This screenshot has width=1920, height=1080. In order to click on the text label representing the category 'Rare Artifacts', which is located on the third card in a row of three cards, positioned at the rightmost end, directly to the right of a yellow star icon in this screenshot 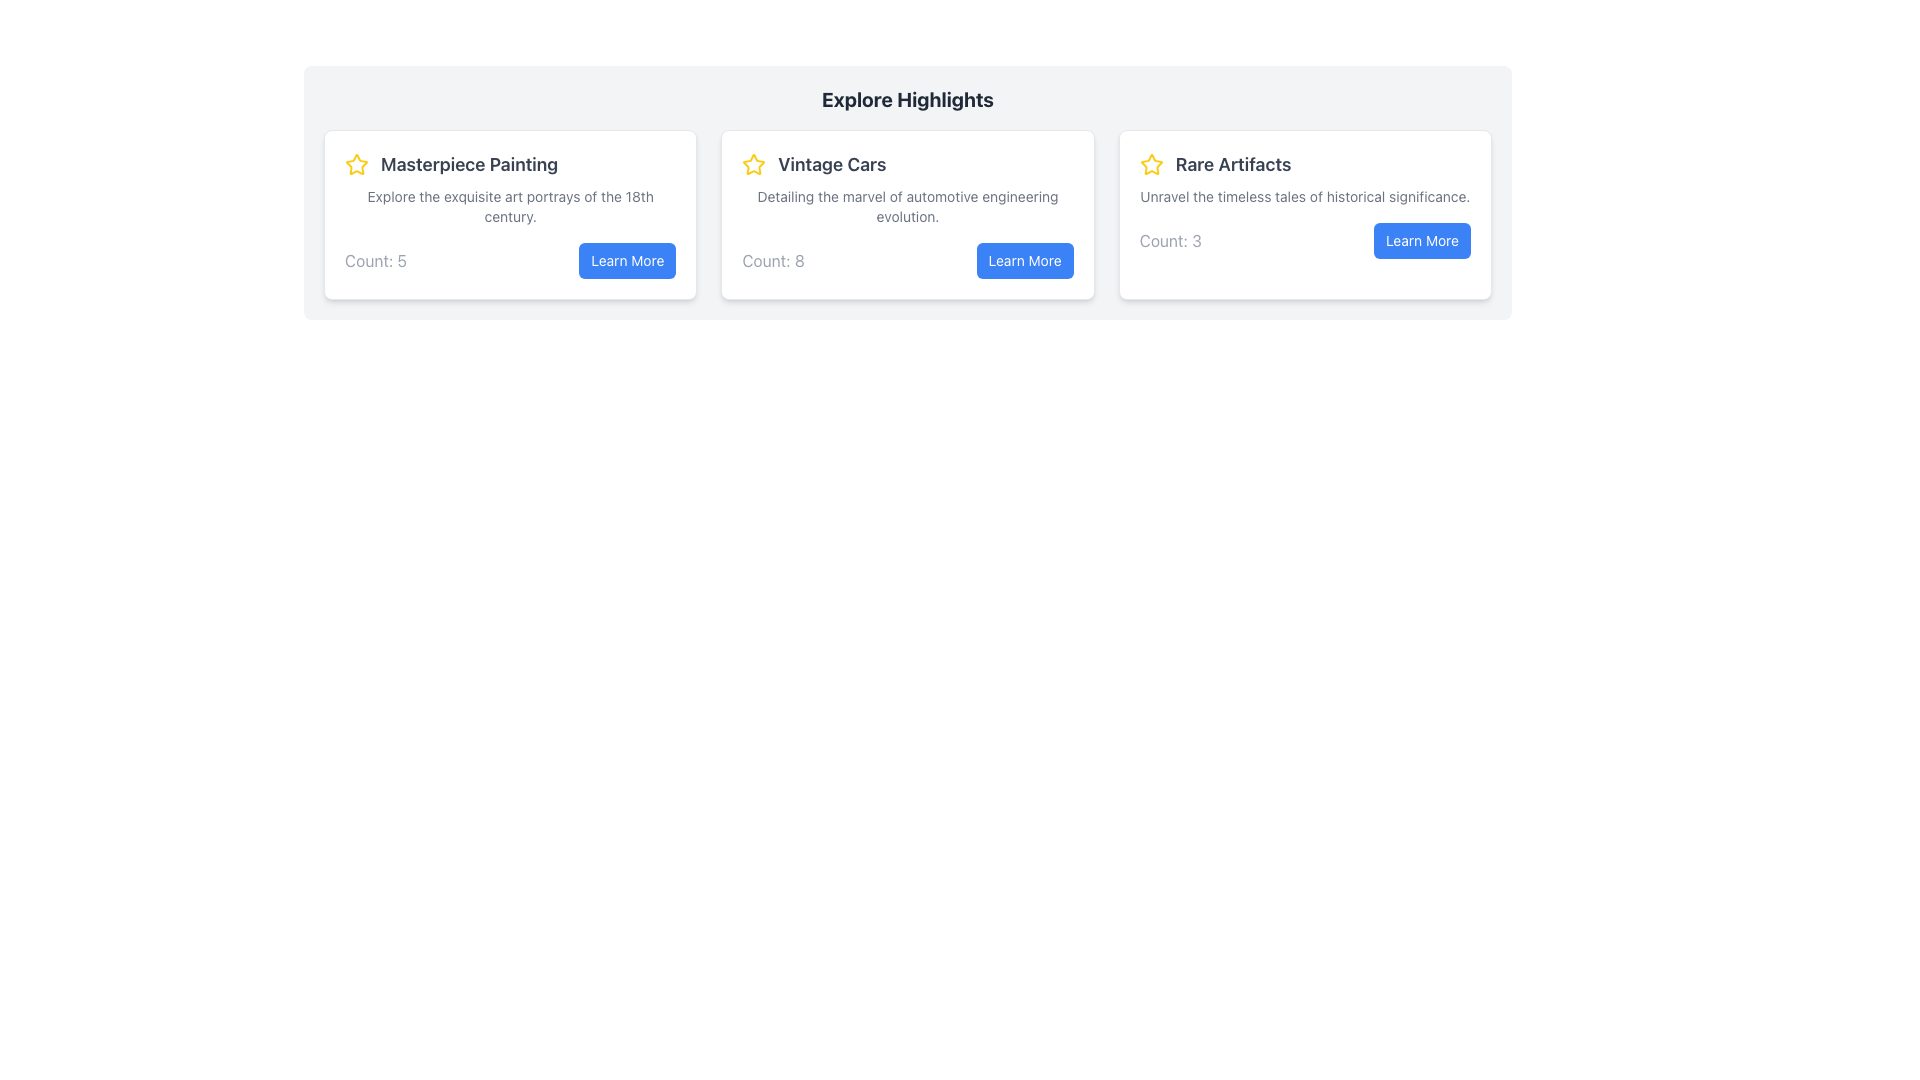, I will do `click(1232, 164)`.